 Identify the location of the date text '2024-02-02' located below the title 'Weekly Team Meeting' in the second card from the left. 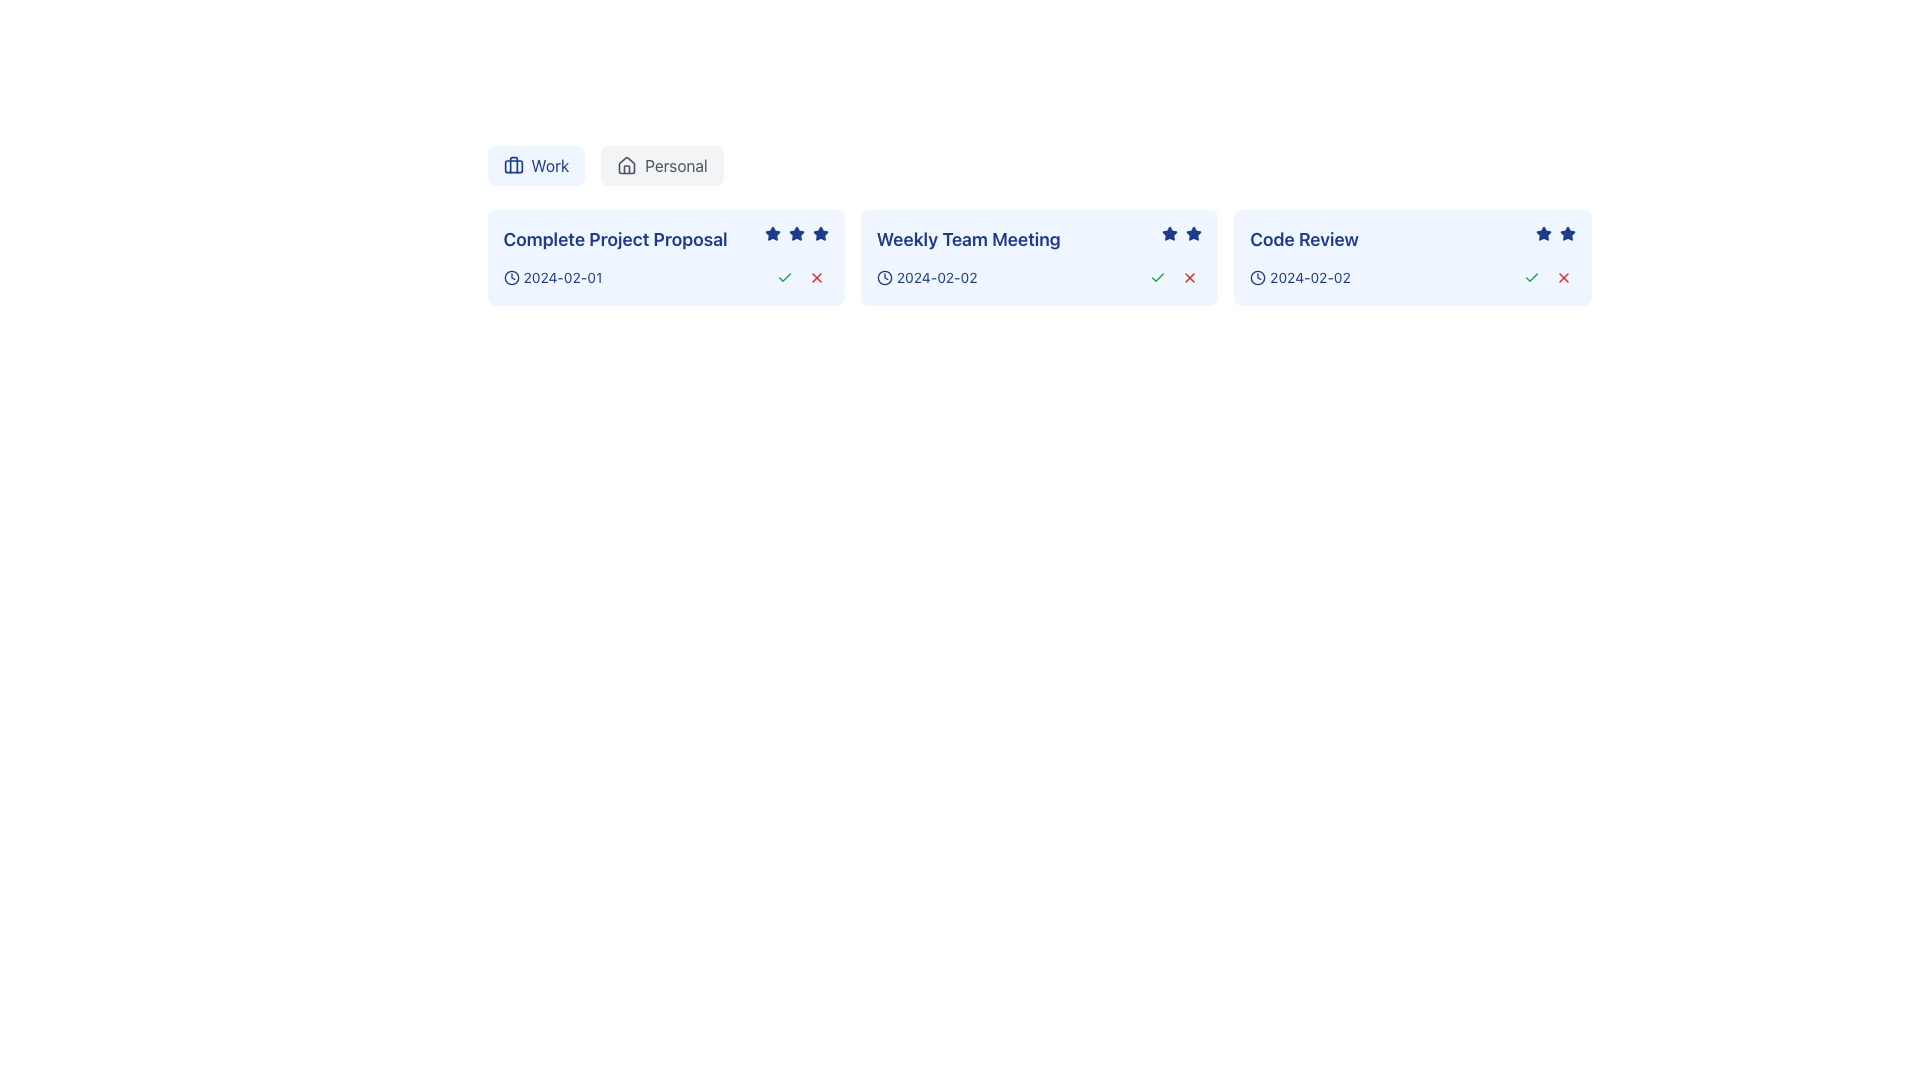
(926, 277).